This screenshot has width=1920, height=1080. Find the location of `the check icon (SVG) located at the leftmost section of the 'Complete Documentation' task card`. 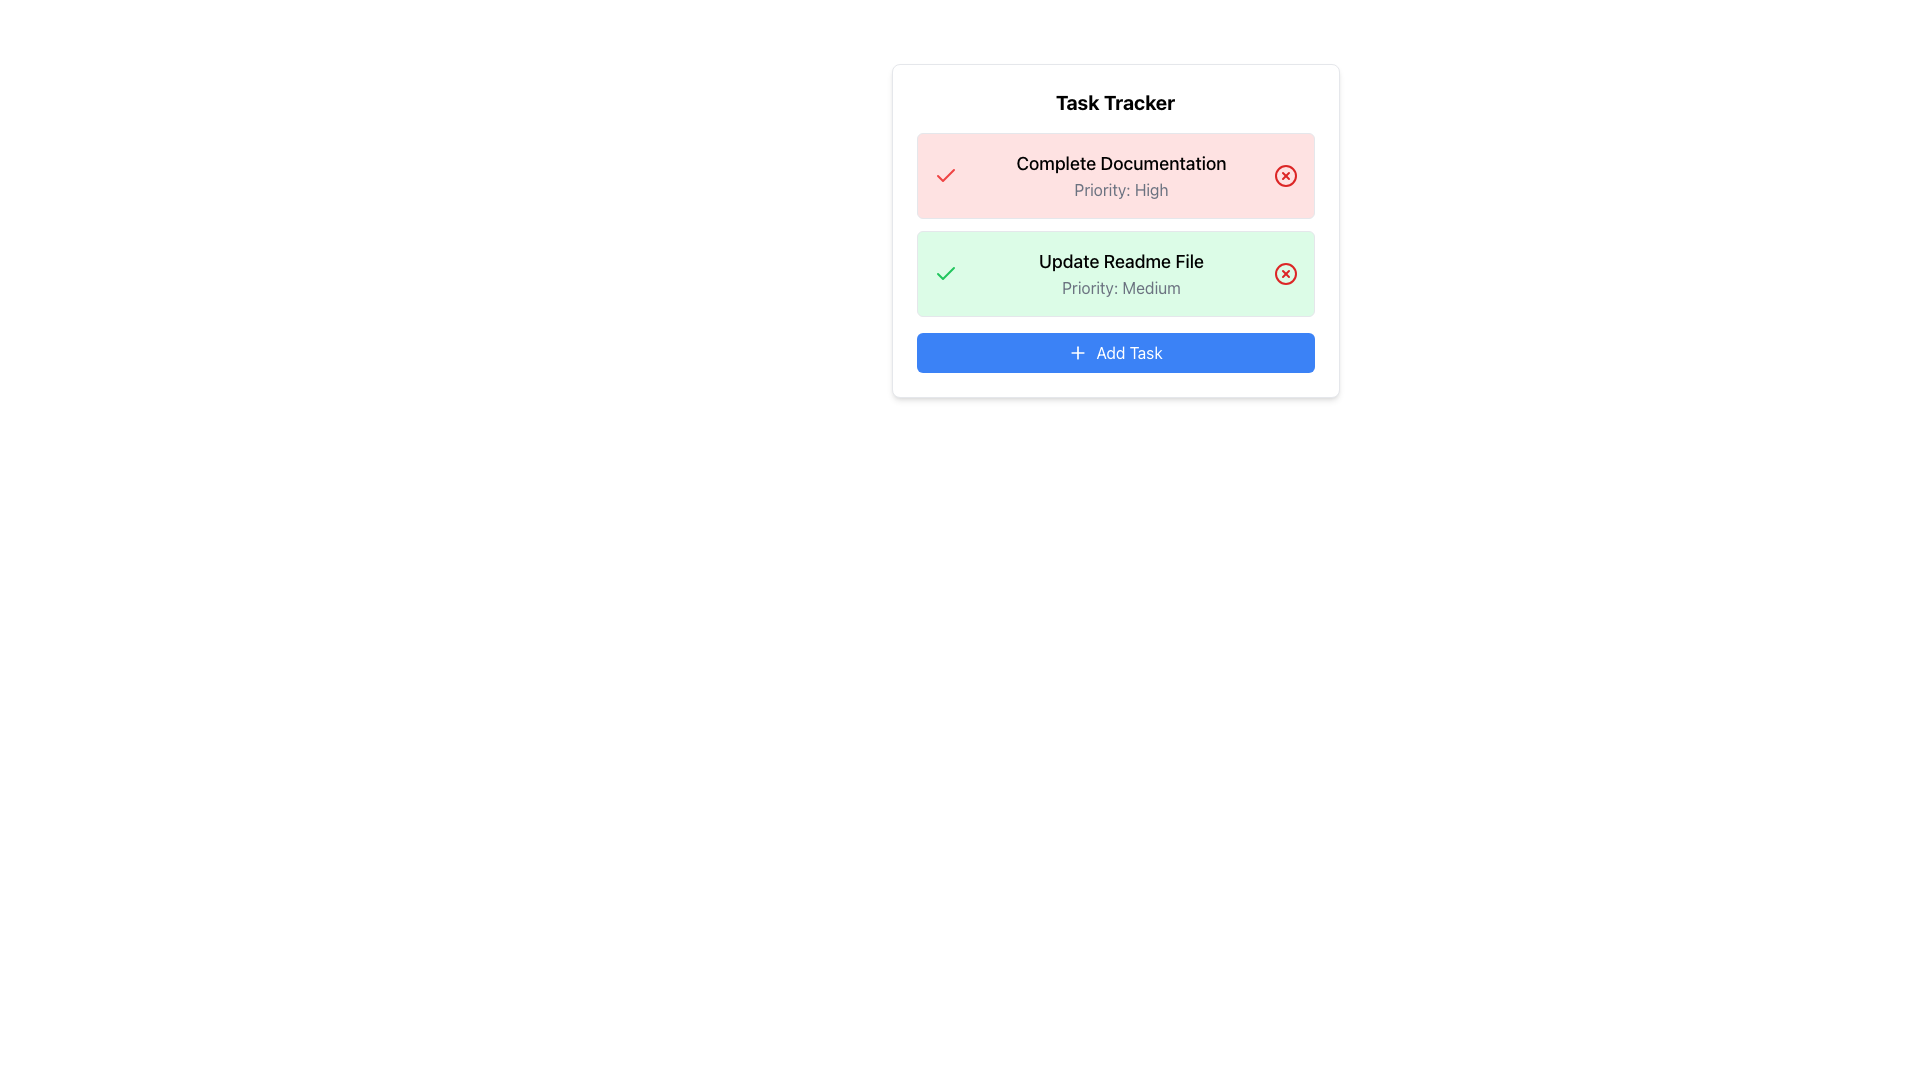

the check icon (SVG) located at the leftmost section of the 'Complete Documentation' task card is located at coordinates (944, 175).